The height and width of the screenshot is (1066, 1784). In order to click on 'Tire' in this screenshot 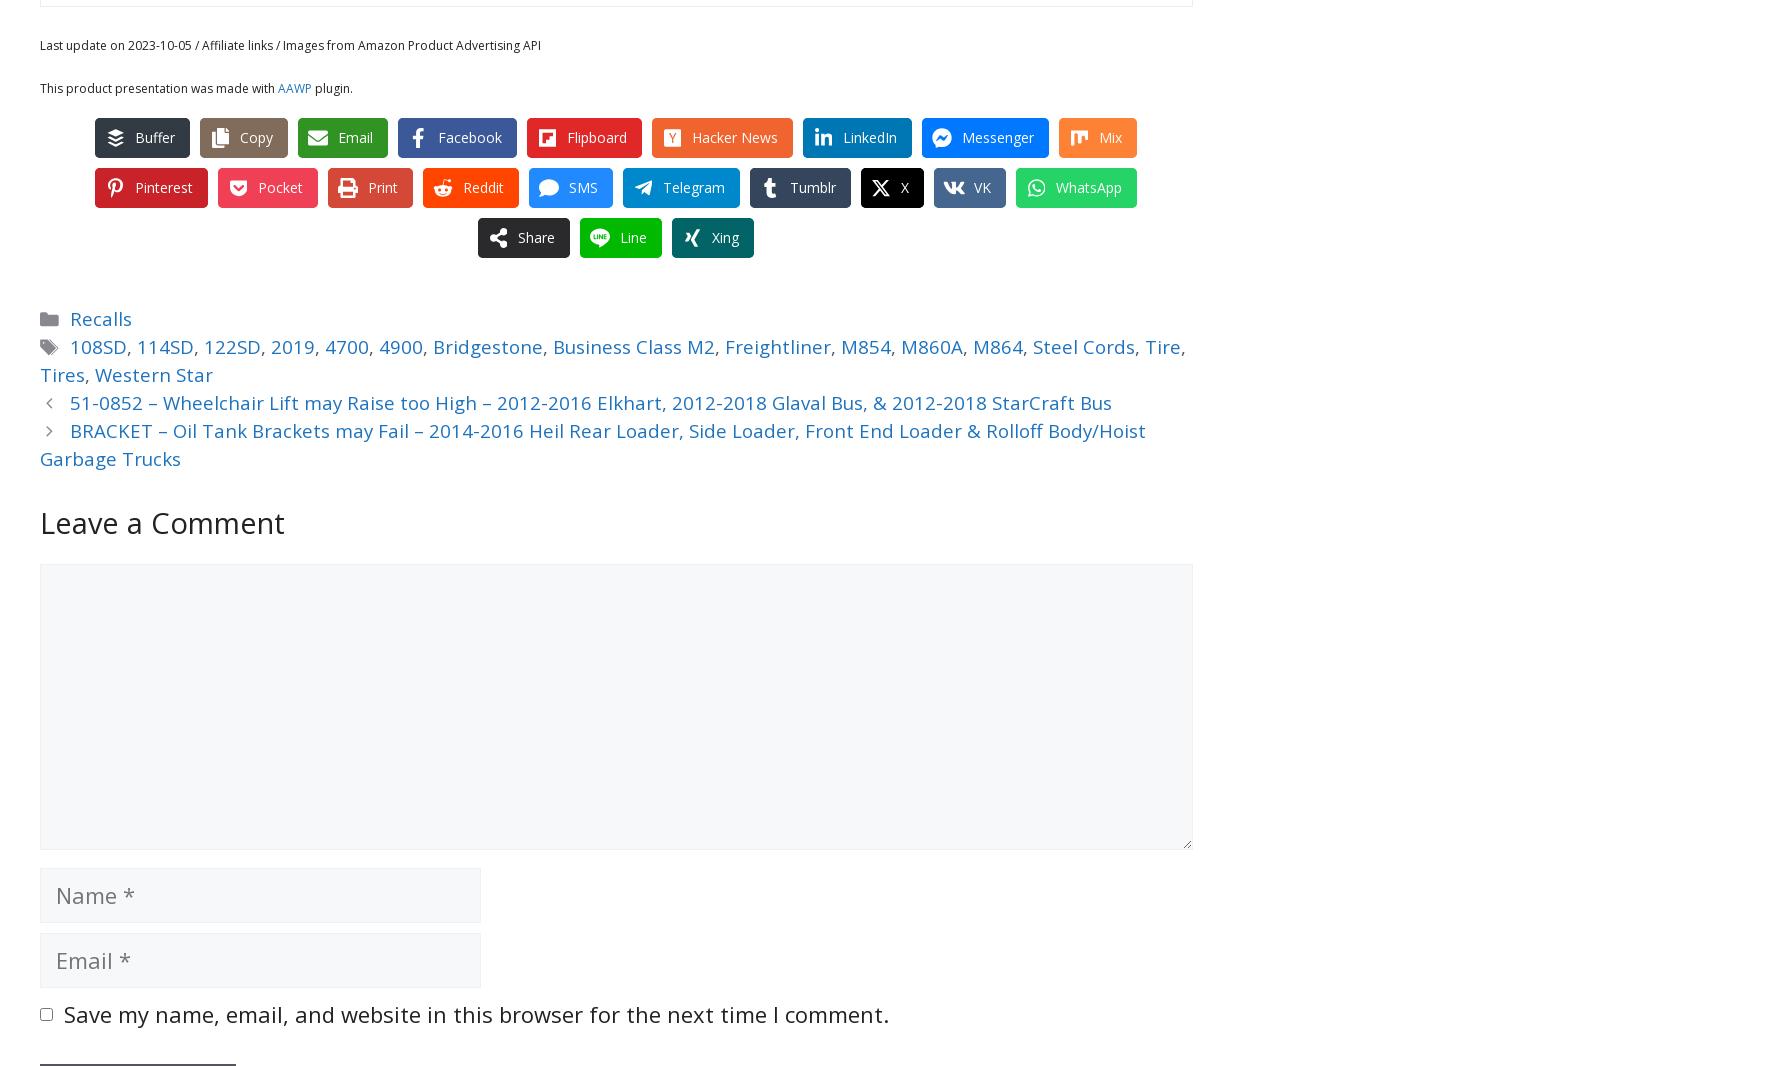, I will do `click(1161, 346)`.